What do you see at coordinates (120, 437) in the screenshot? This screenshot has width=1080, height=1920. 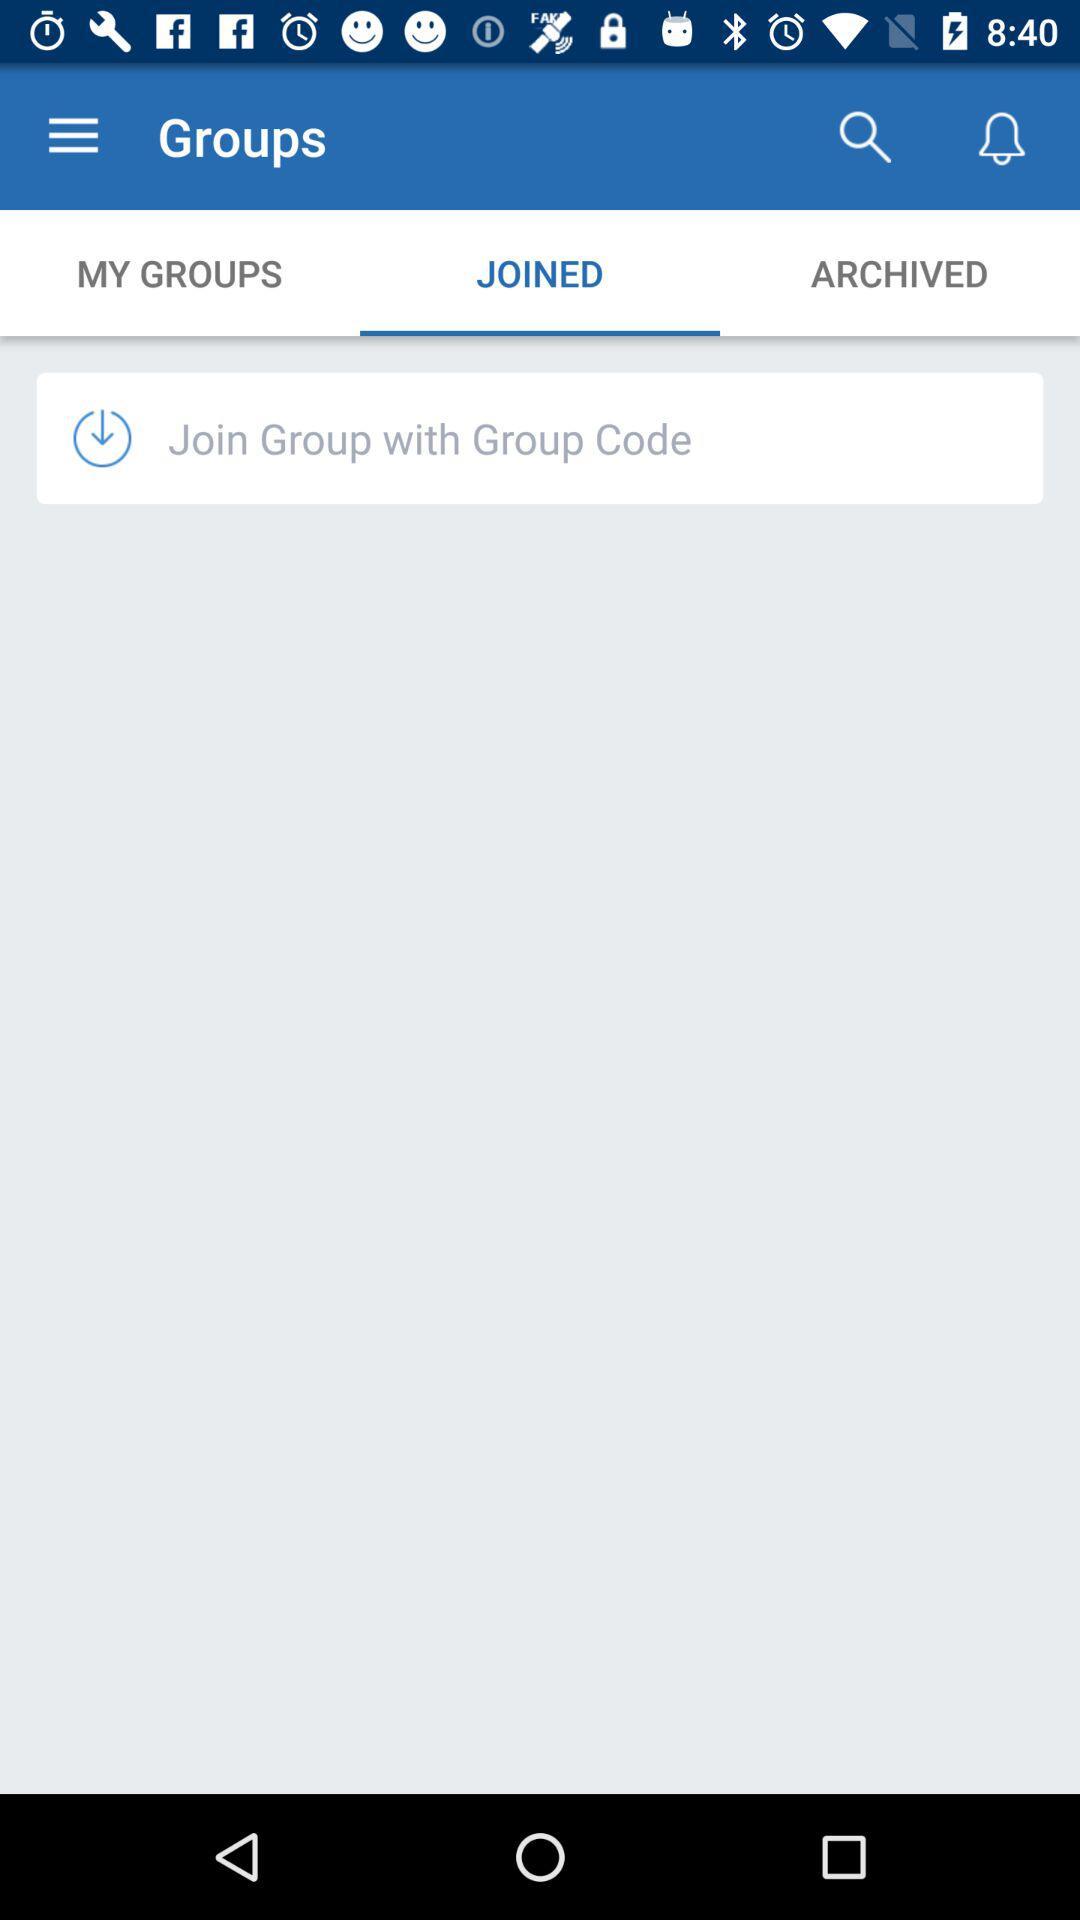 I see `icon next to join group with icon` at bounding box center [120, 437].